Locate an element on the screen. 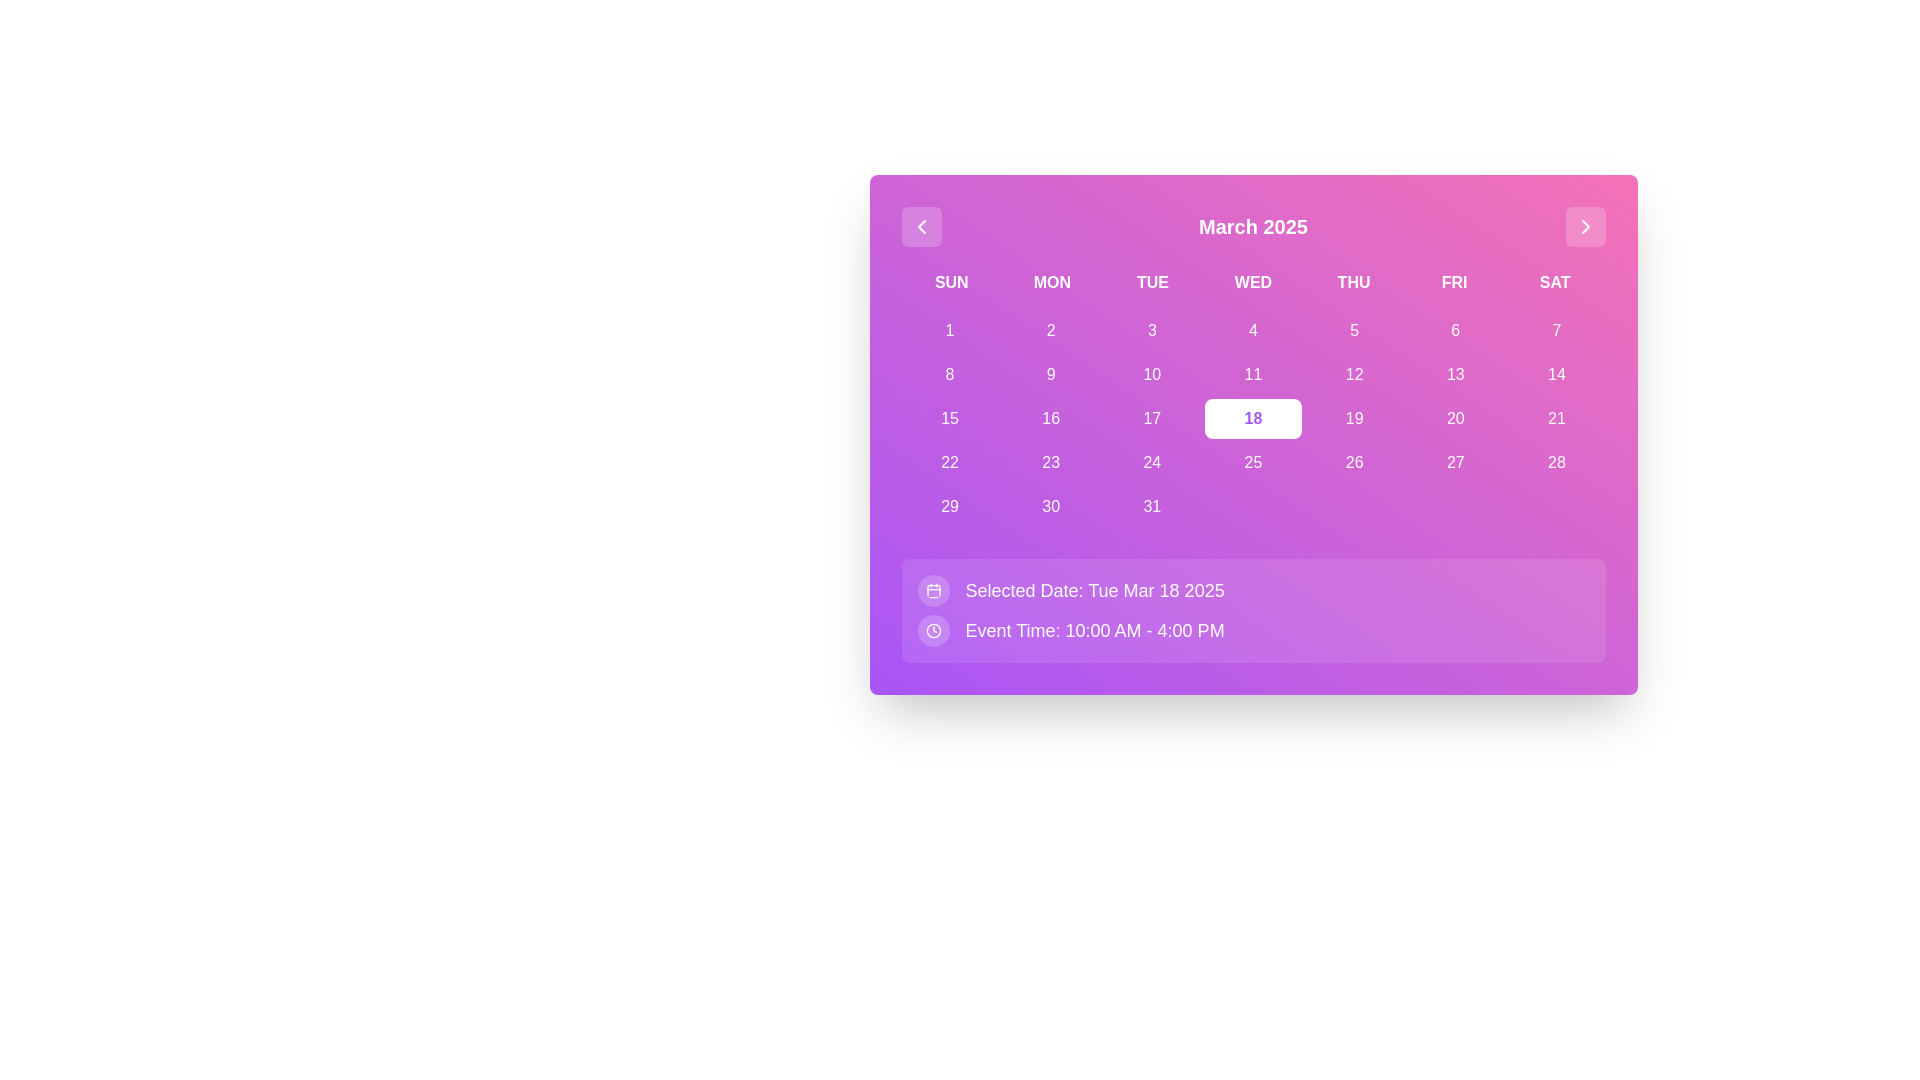 This screenshot has height=1080, width=1920. the interactive button displaying the number '5' in white text on a pink background, located in the first row, fifth column of the calendar grid under 'THU' is located at coordinates (1354, 330).